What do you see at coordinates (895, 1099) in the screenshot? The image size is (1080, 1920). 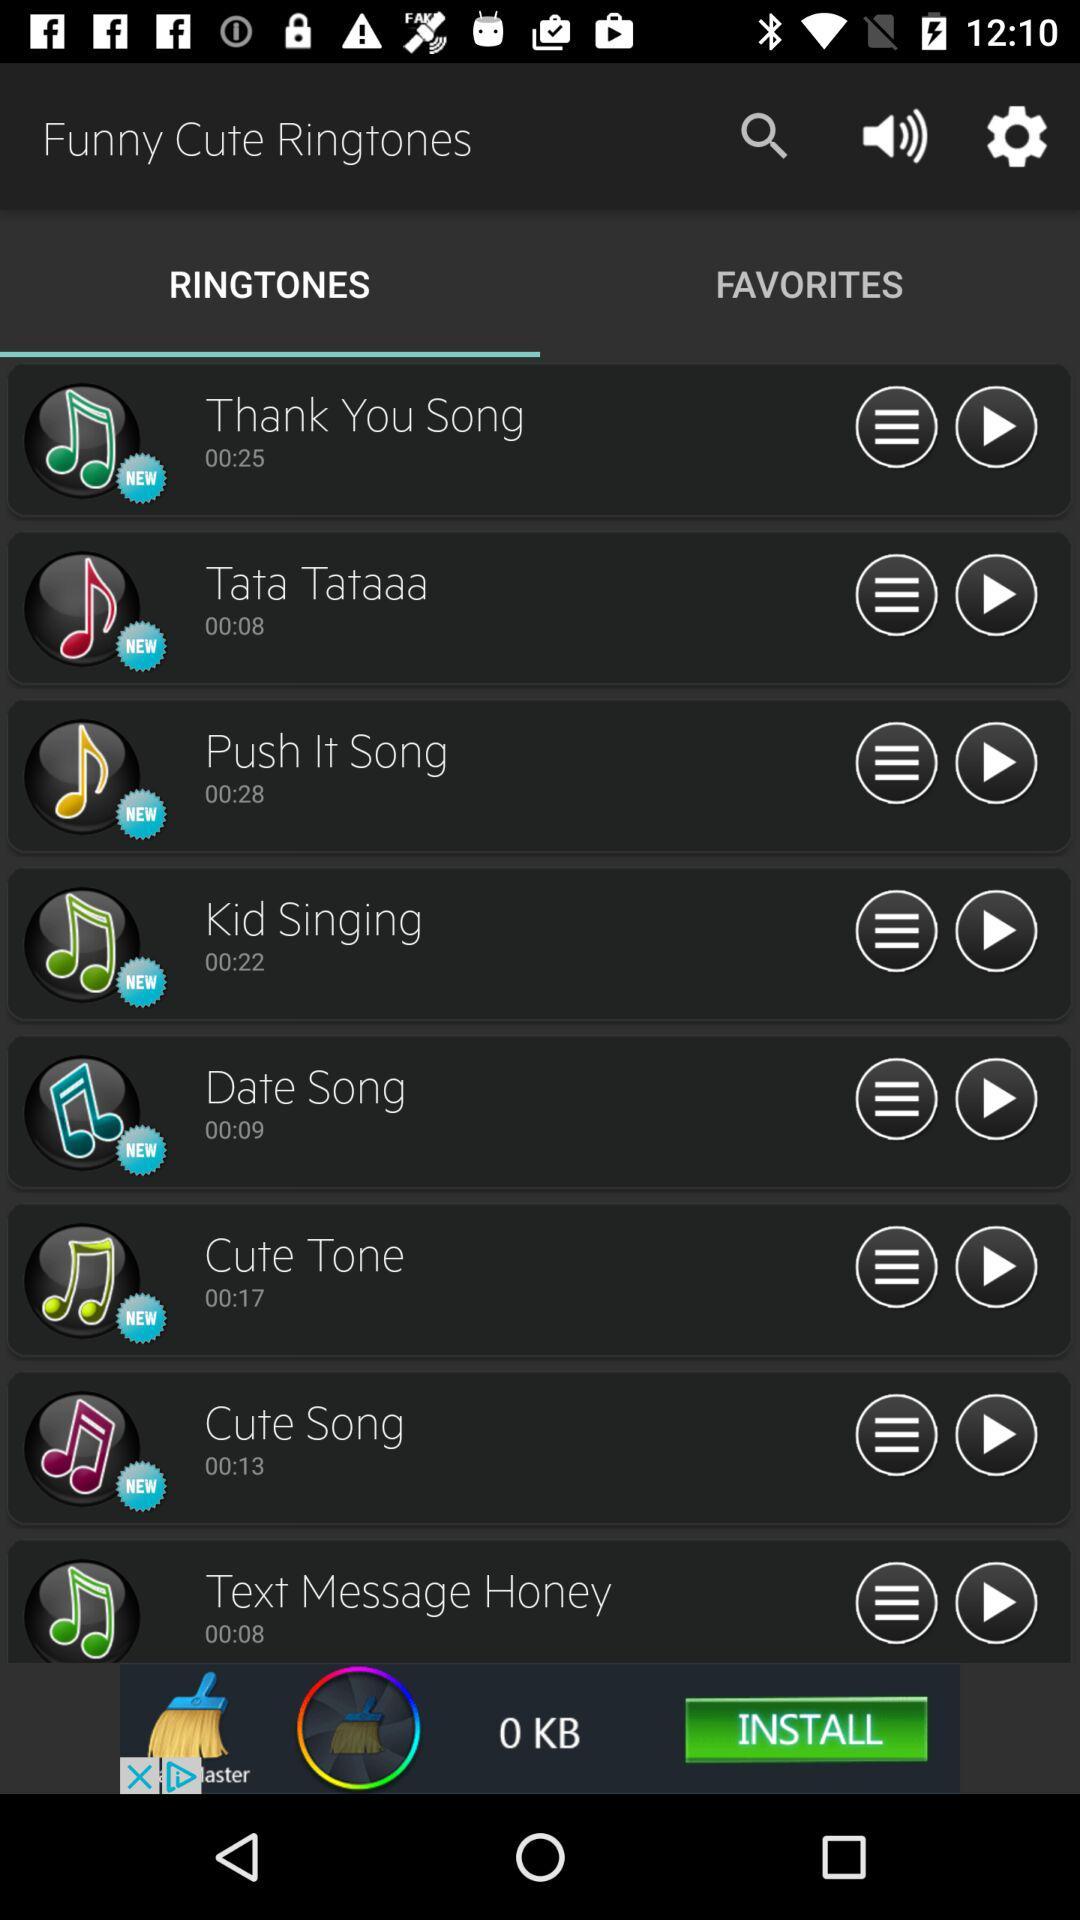 I see `menu page` at bounding box center [895, 1099].